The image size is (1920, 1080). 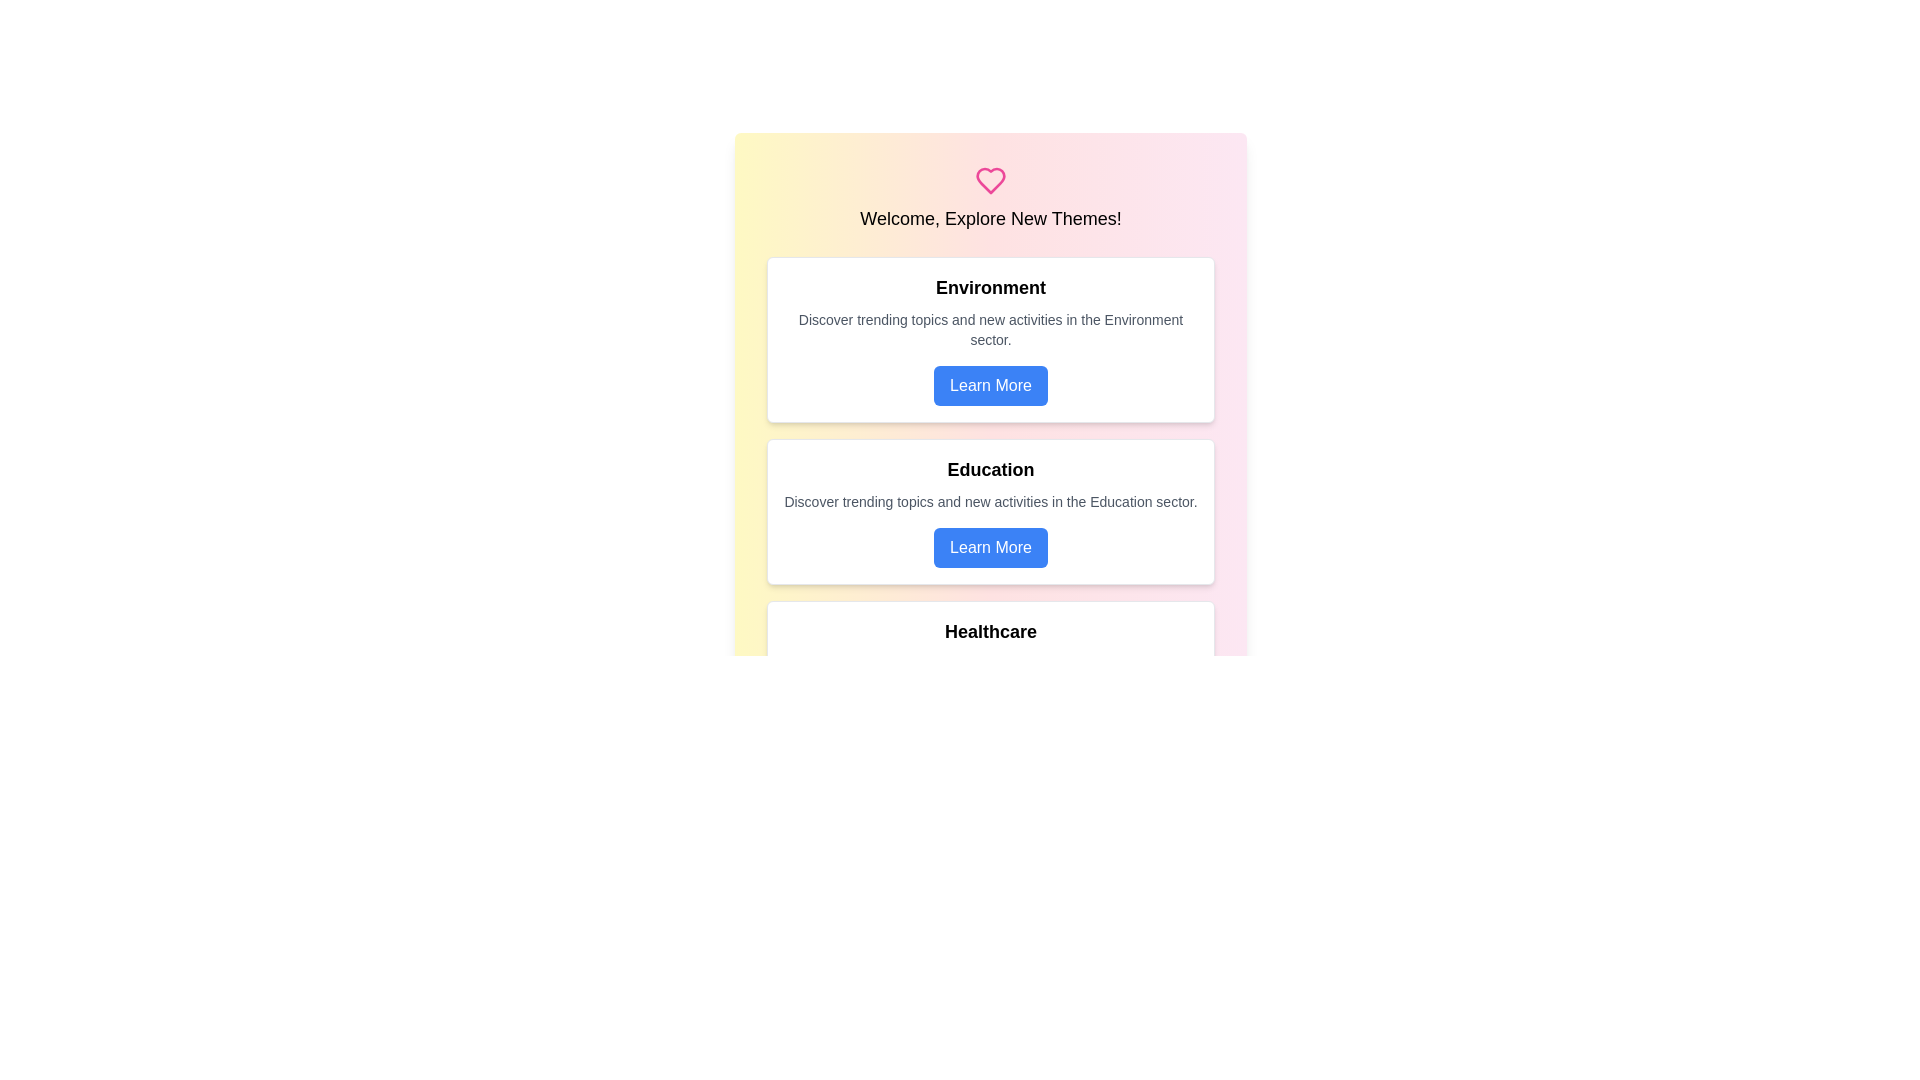 I want to click on the 'Learn More' button with a blue background and white text, located below the text 'Discover trending topics and new activities in the Education sector.', so click(x=990, y=547).